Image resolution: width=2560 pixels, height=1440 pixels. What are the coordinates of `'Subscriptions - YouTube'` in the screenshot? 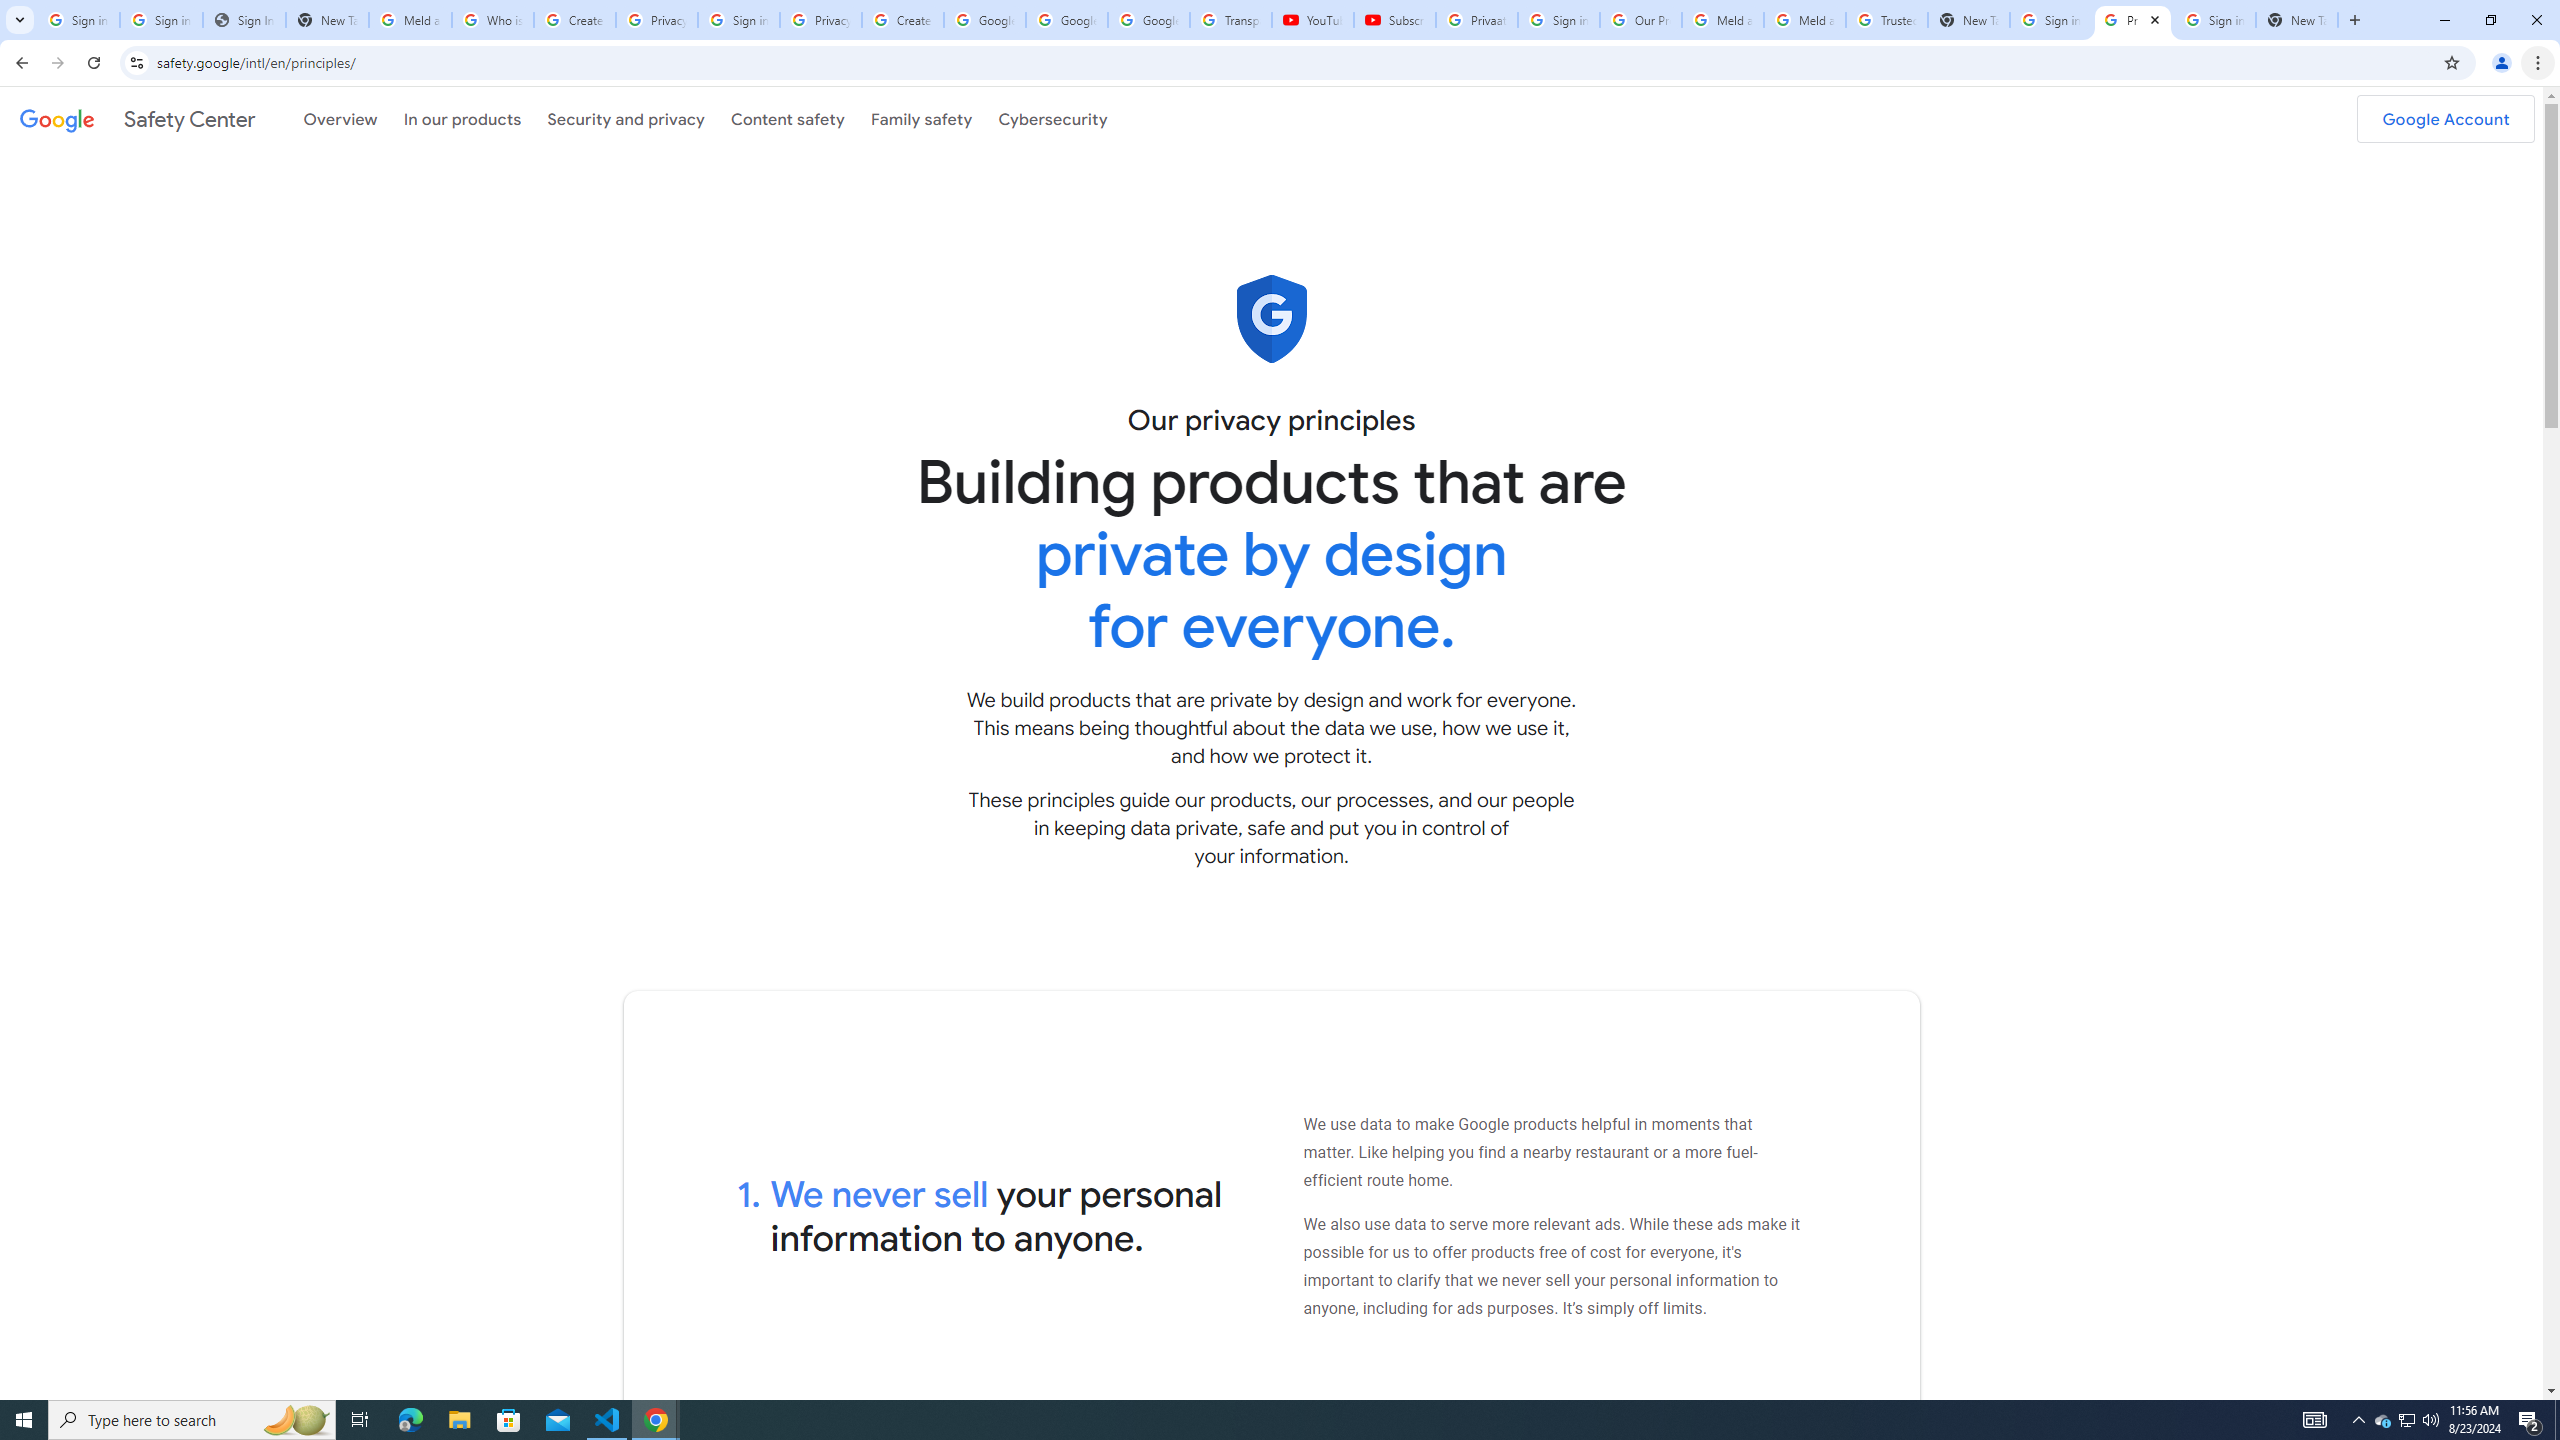 It's located at (1393, 19).